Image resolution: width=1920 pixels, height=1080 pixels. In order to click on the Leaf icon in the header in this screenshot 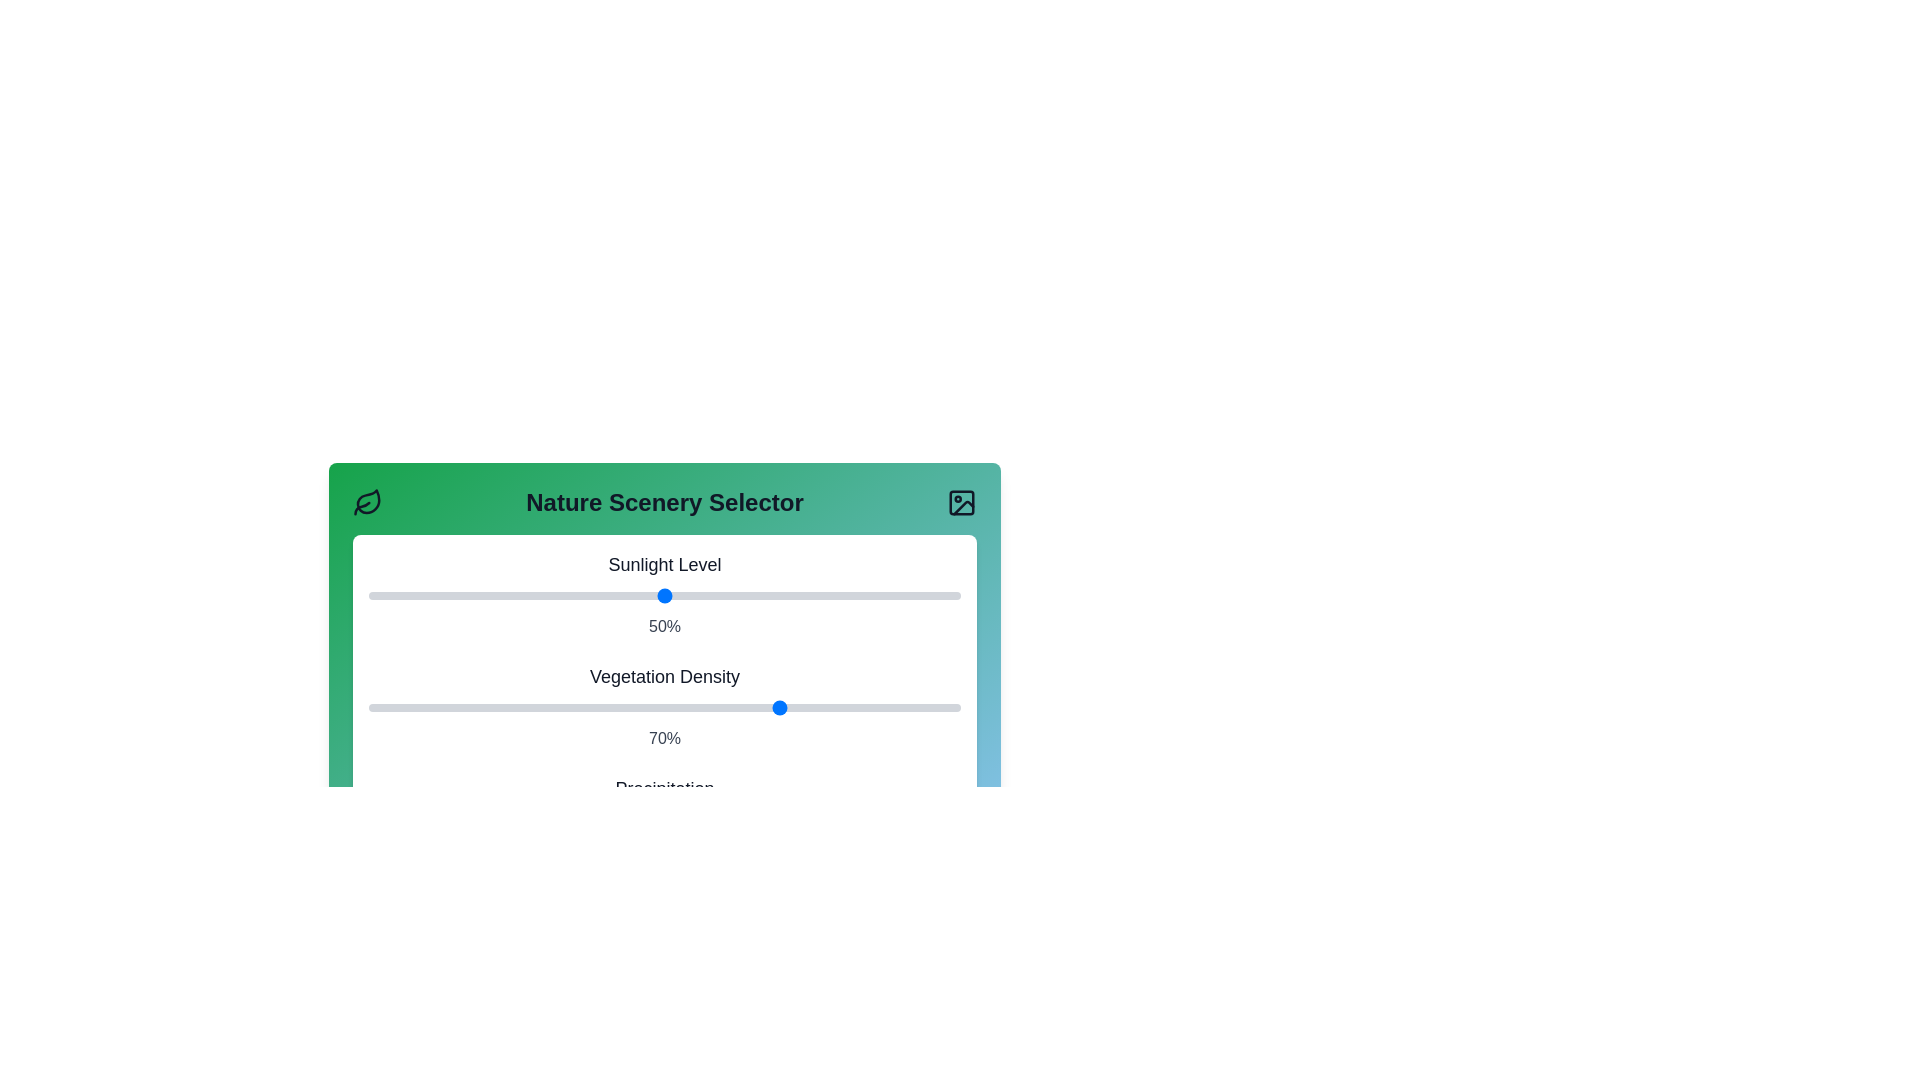, I will do `click(368, 501)`.